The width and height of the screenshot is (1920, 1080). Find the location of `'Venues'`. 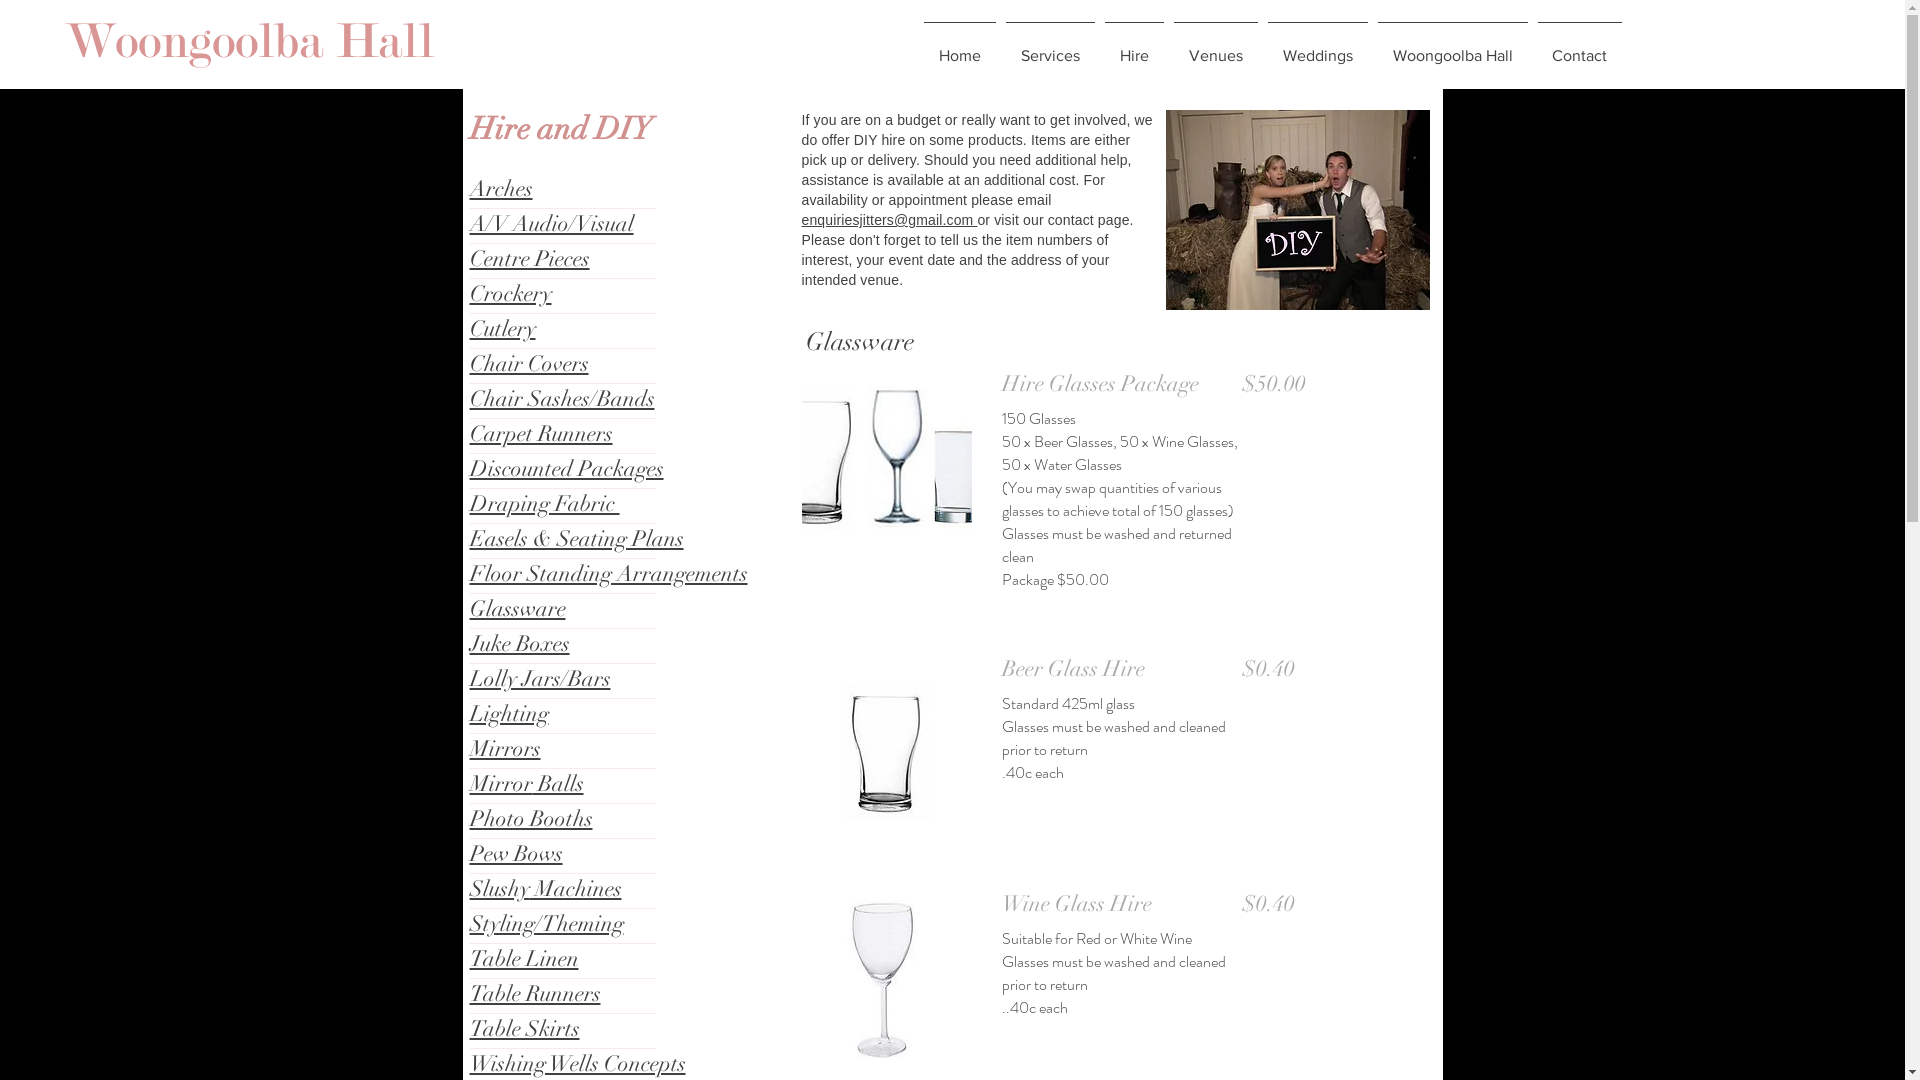

'Venues' is located at coordinates (1213, 45).